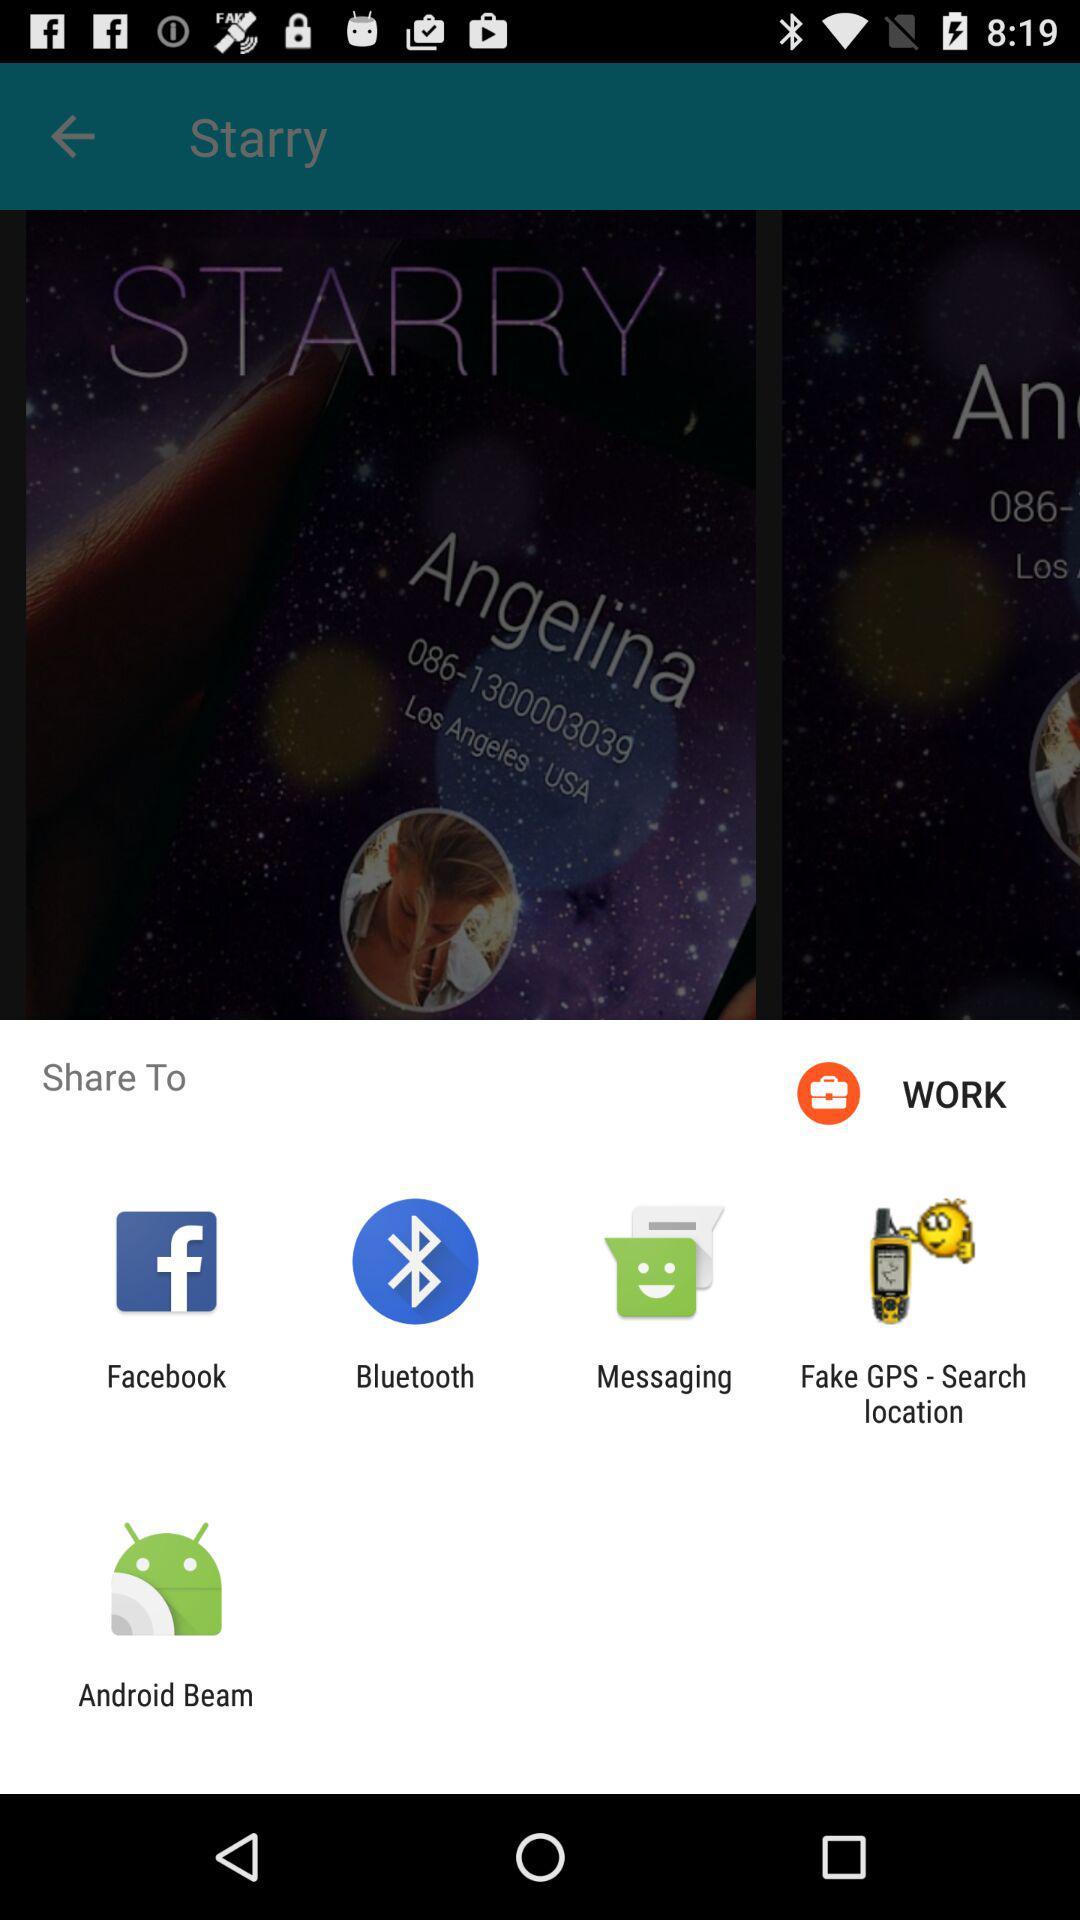 This screenshot has width=1080, height=1920. What do you see at coordinates (664, 1392) in the screenshot?
I see `the app next to the fake gps search item` at bounding box center [664, 1392].